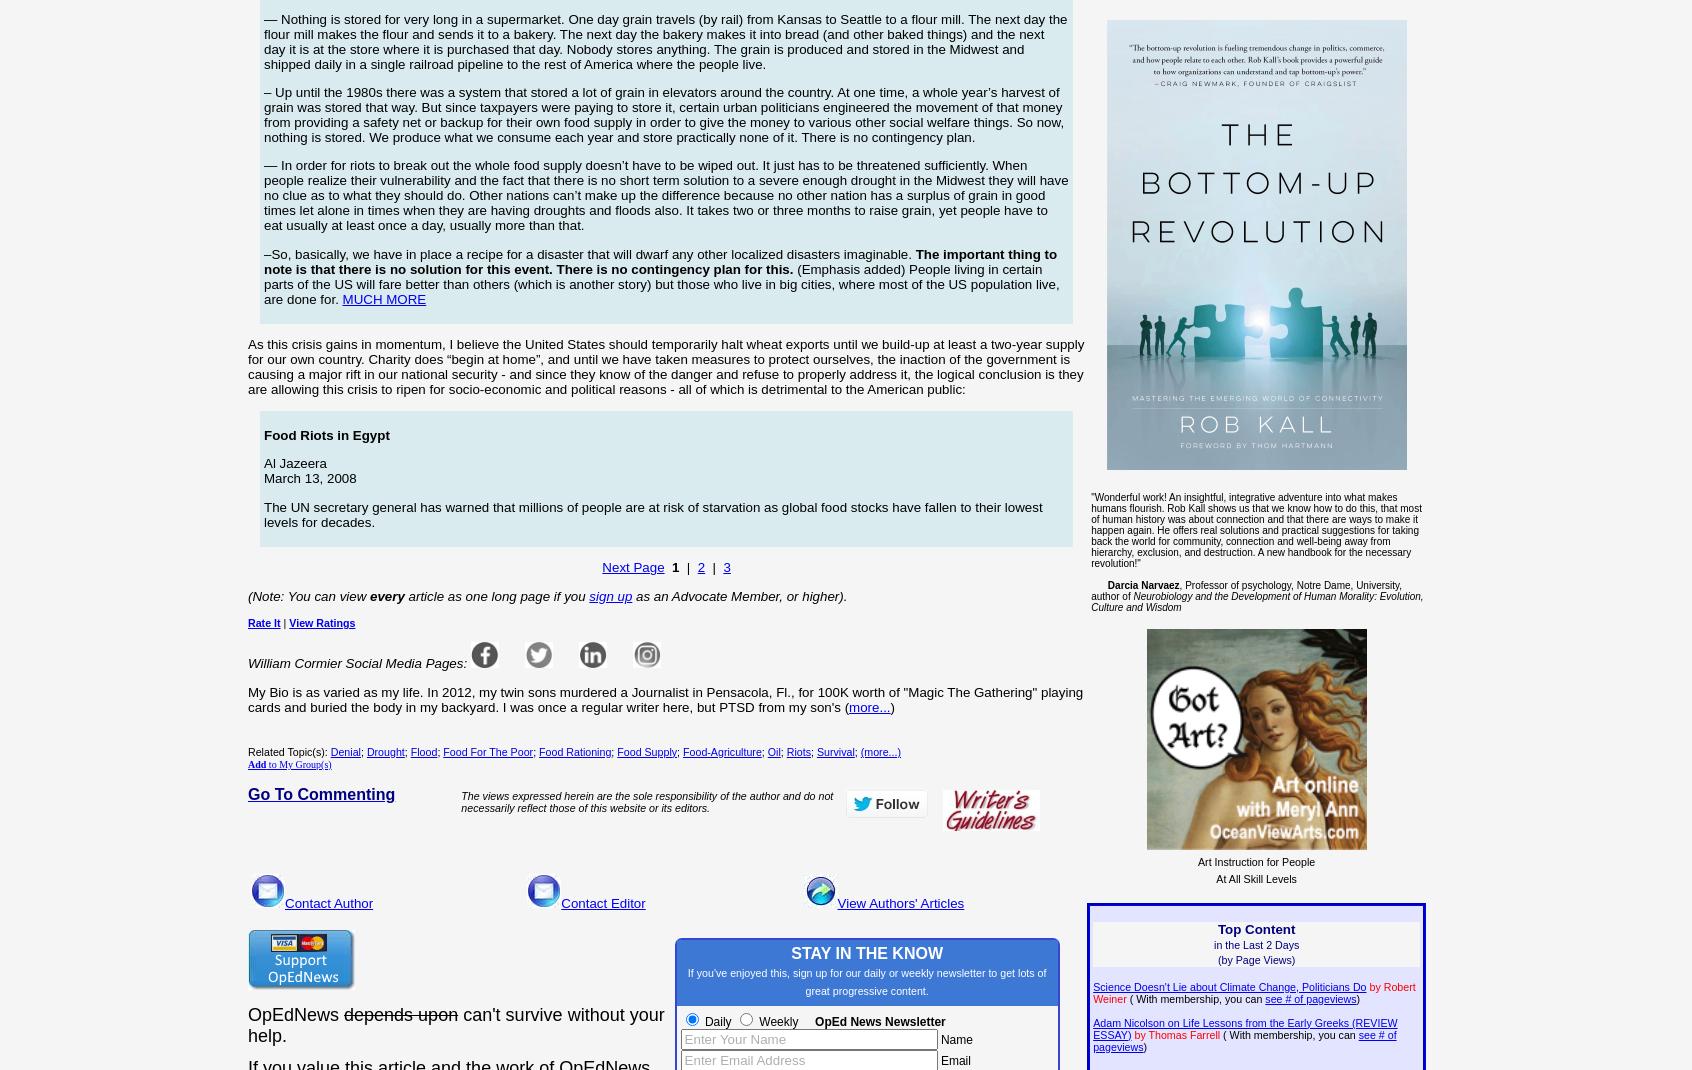 The height and width of the screenshot is (1070, 1692). Describe the element at coordinates (297, 762) in the screenshot. I see `'to My Group(s)'` at that location.